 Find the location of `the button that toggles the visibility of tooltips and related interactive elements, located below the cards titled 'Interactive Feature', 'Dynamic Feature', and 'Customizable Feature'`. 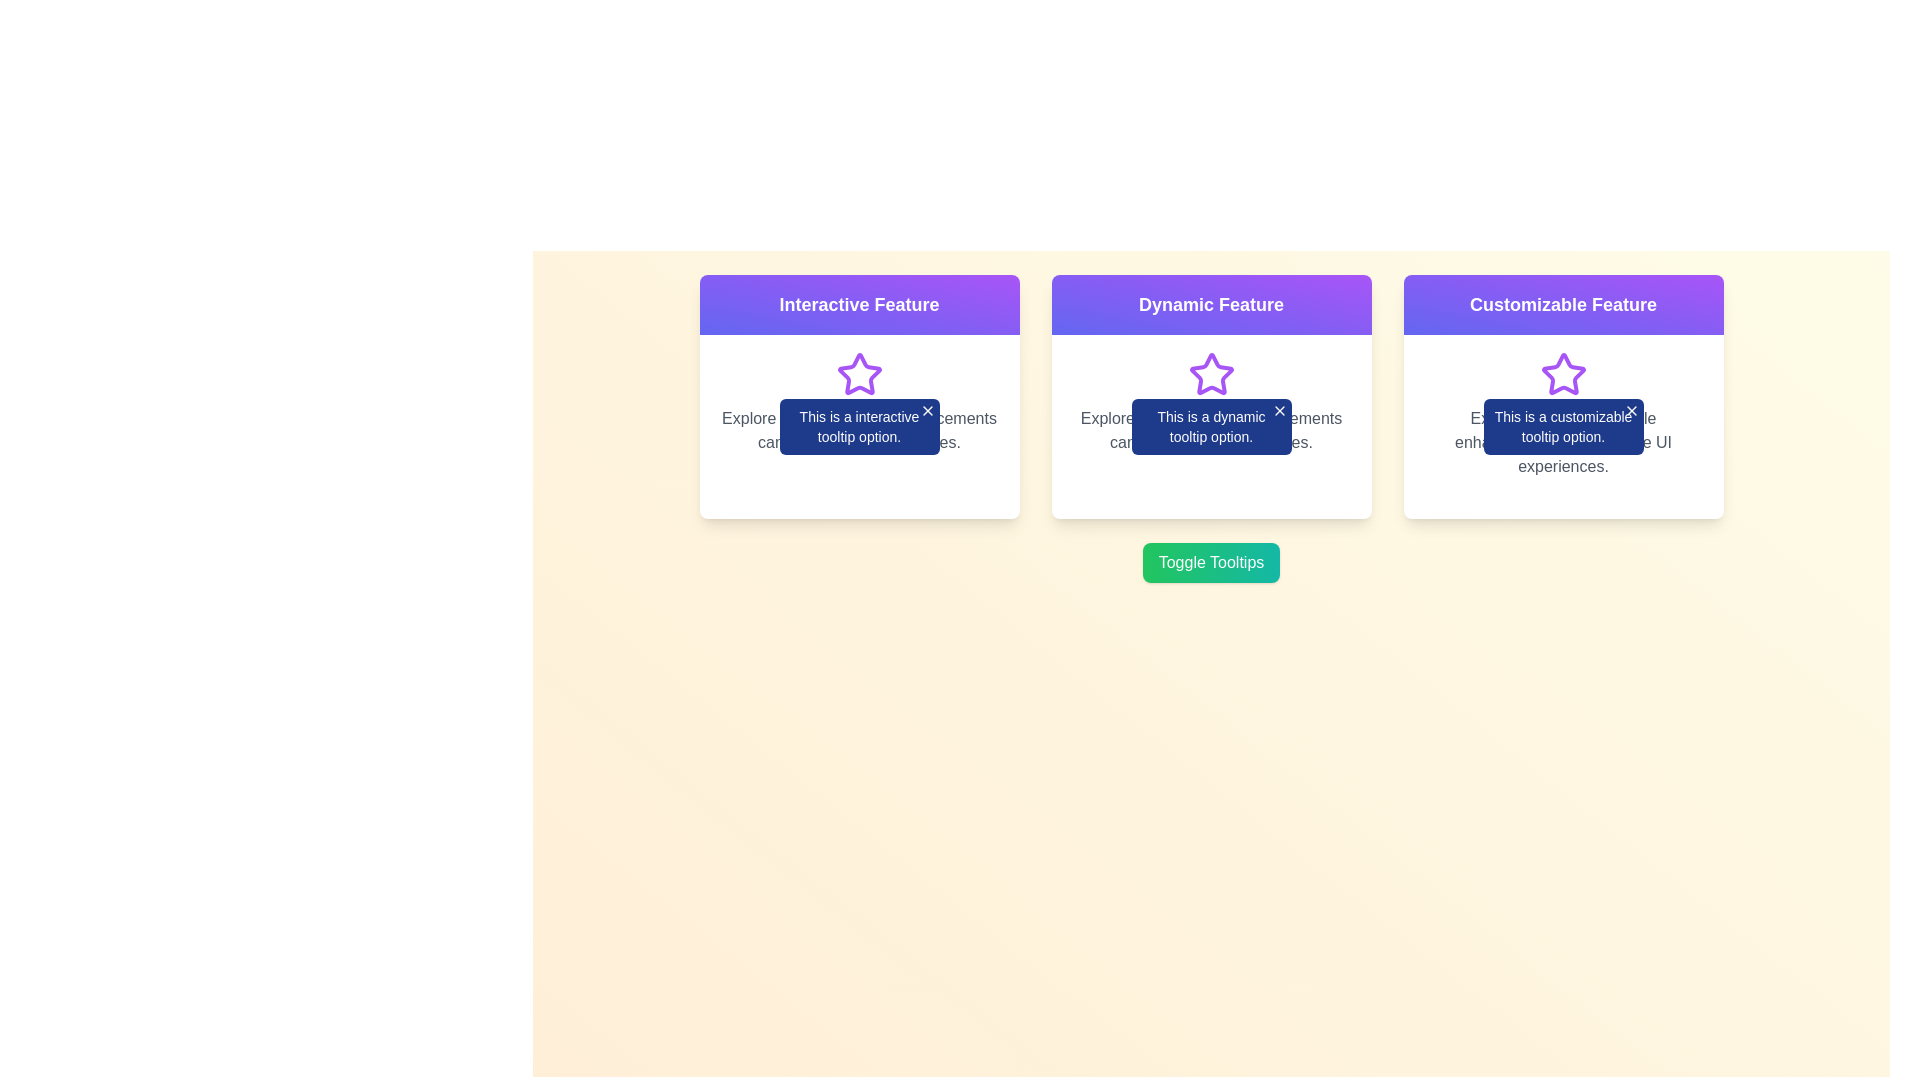

the button that toggles the visibility of tooltips and related interactive elements, located below the cards titled 'Interactive Feature', 'Dynamic Feature', and 'Customizable Feature' is located at coordinates (1210, 563).